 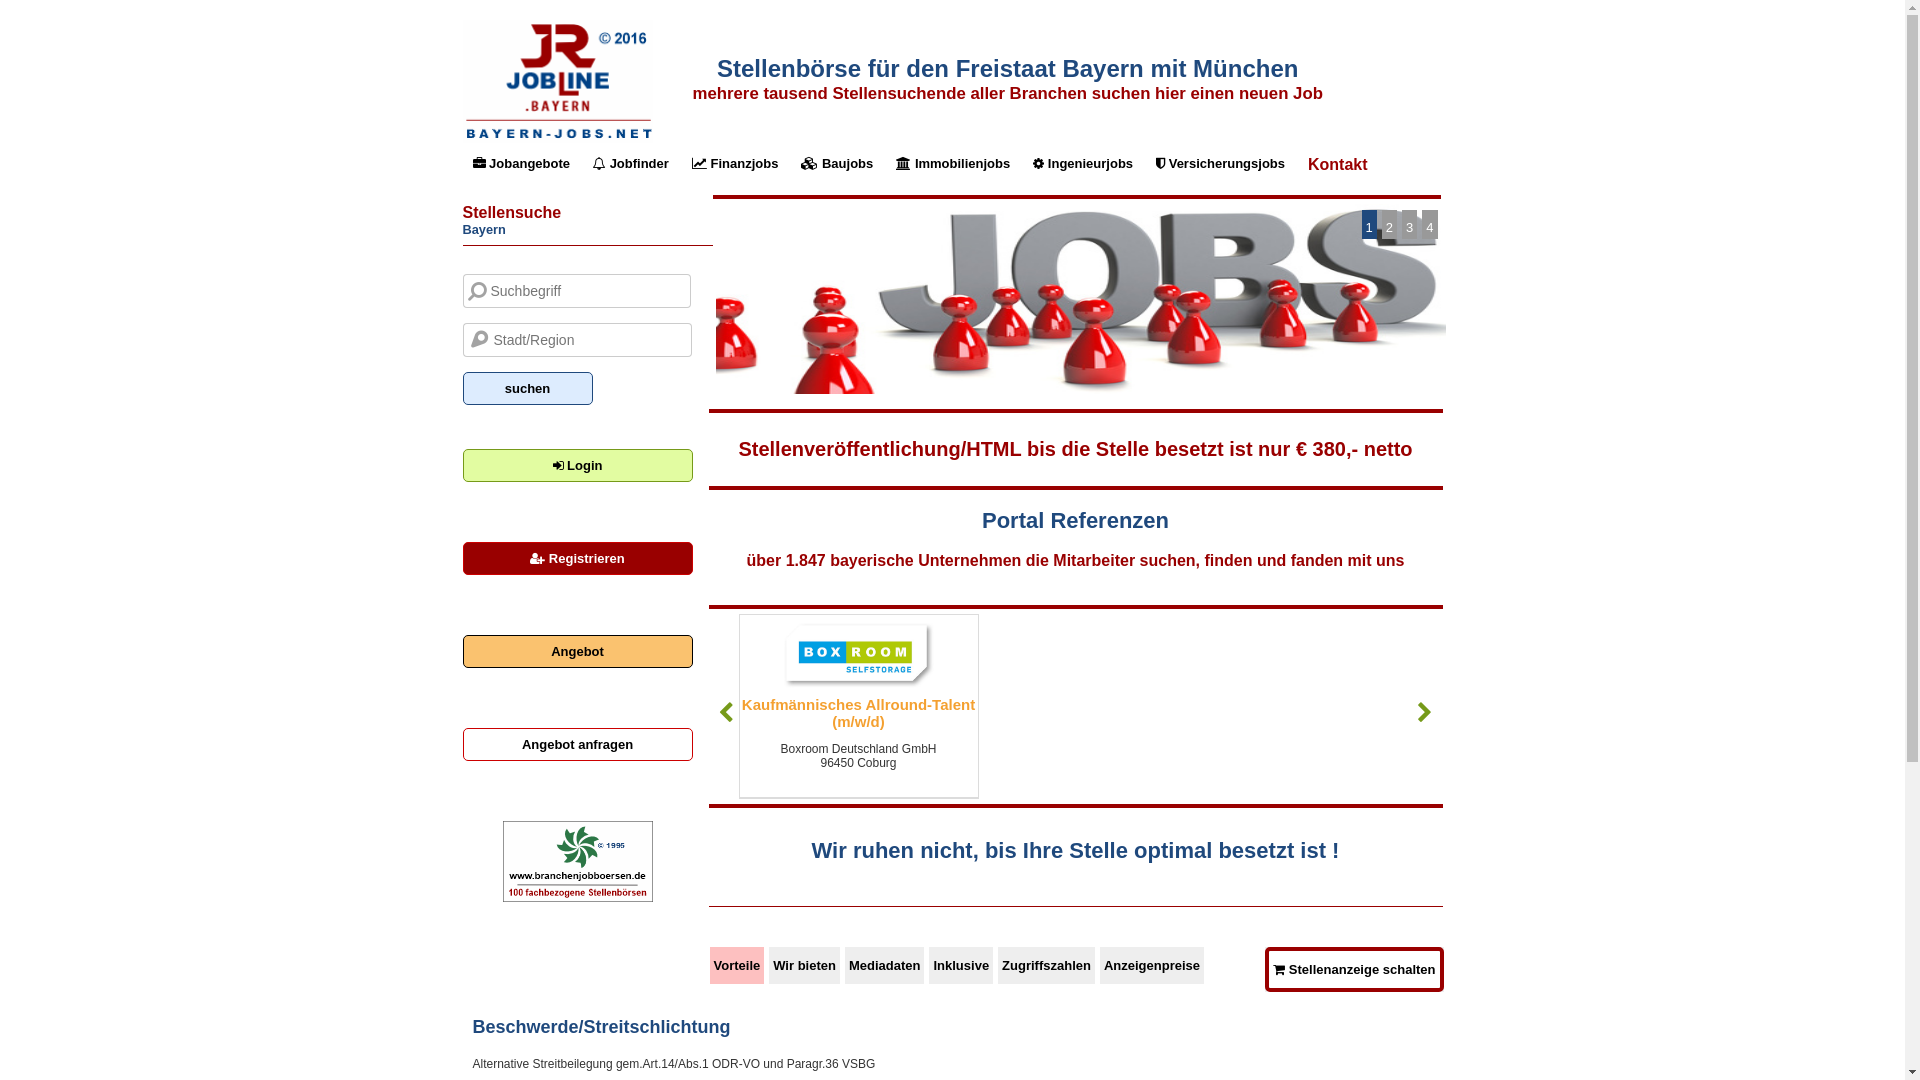 What do you see at coordinates (1154, 964) in the screenshot?
I see `'Anzeigenpreise'` at bounding box center [1154, 964].